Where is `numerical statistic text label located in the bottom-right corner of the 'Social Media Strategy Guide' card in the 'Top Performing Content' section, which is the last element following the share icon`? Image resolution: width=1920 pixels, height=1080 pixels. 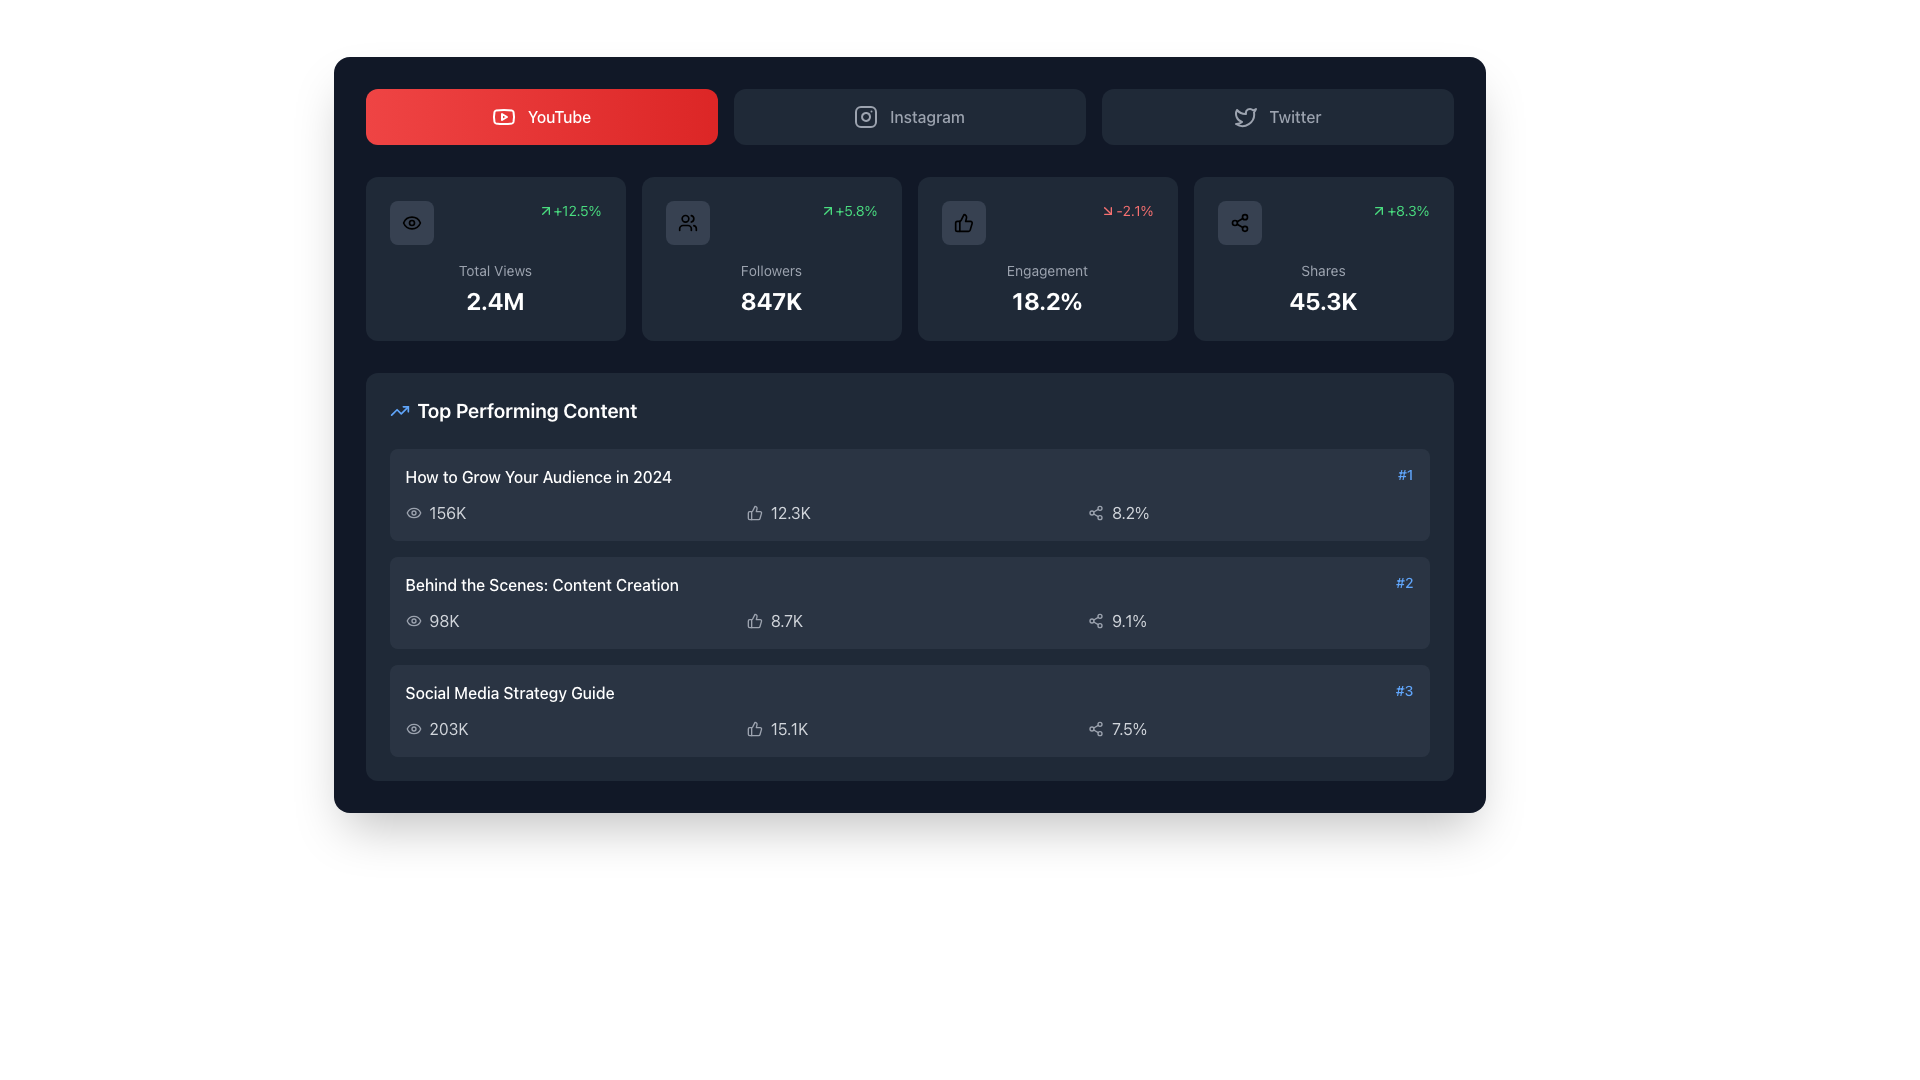 numerical statistic text label located in the bottom-right corner of the 'Social Media Strategy Guide' card in the 'Top Performing Content' section, which is the last element following the share icon is located at coordinates (1129, 729).